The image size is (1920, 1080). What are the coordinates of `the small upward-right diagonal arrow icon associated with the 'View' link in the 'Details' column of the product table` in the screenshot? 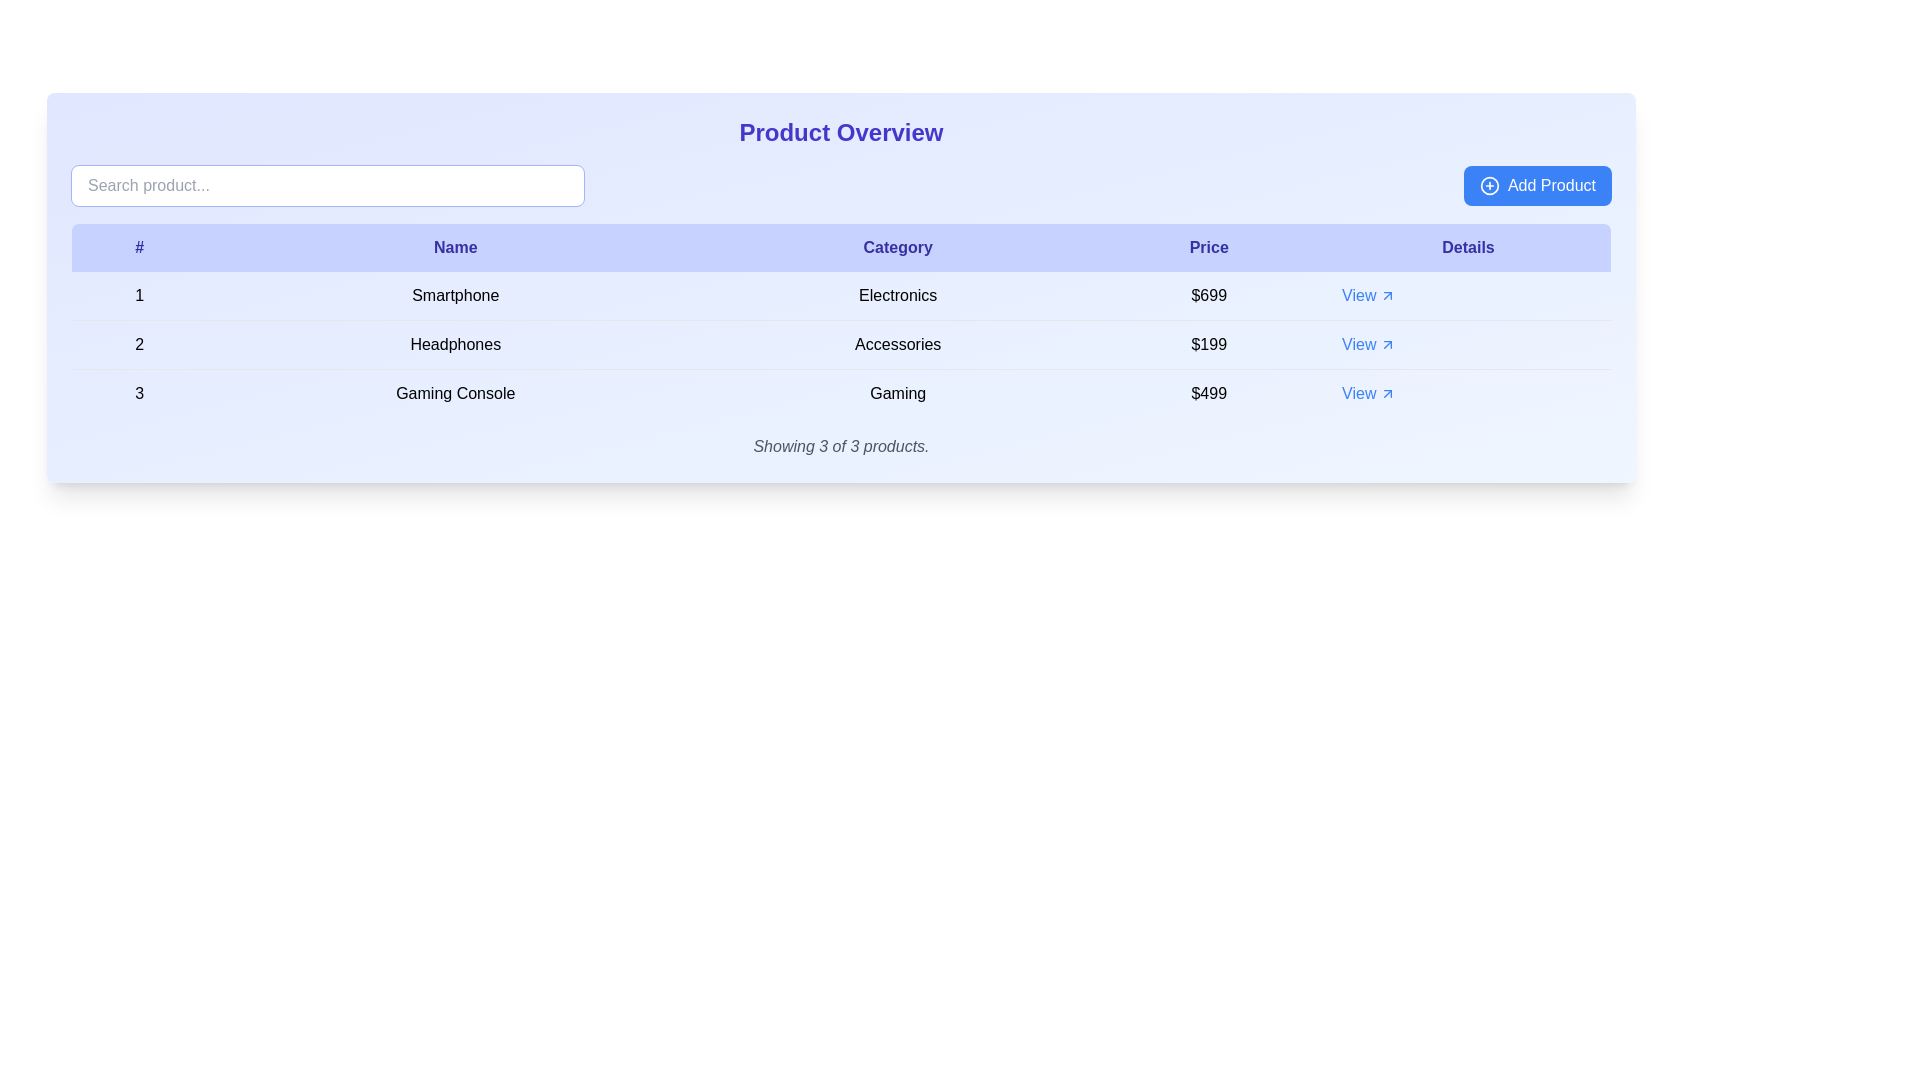 It's located at (1387, 393).